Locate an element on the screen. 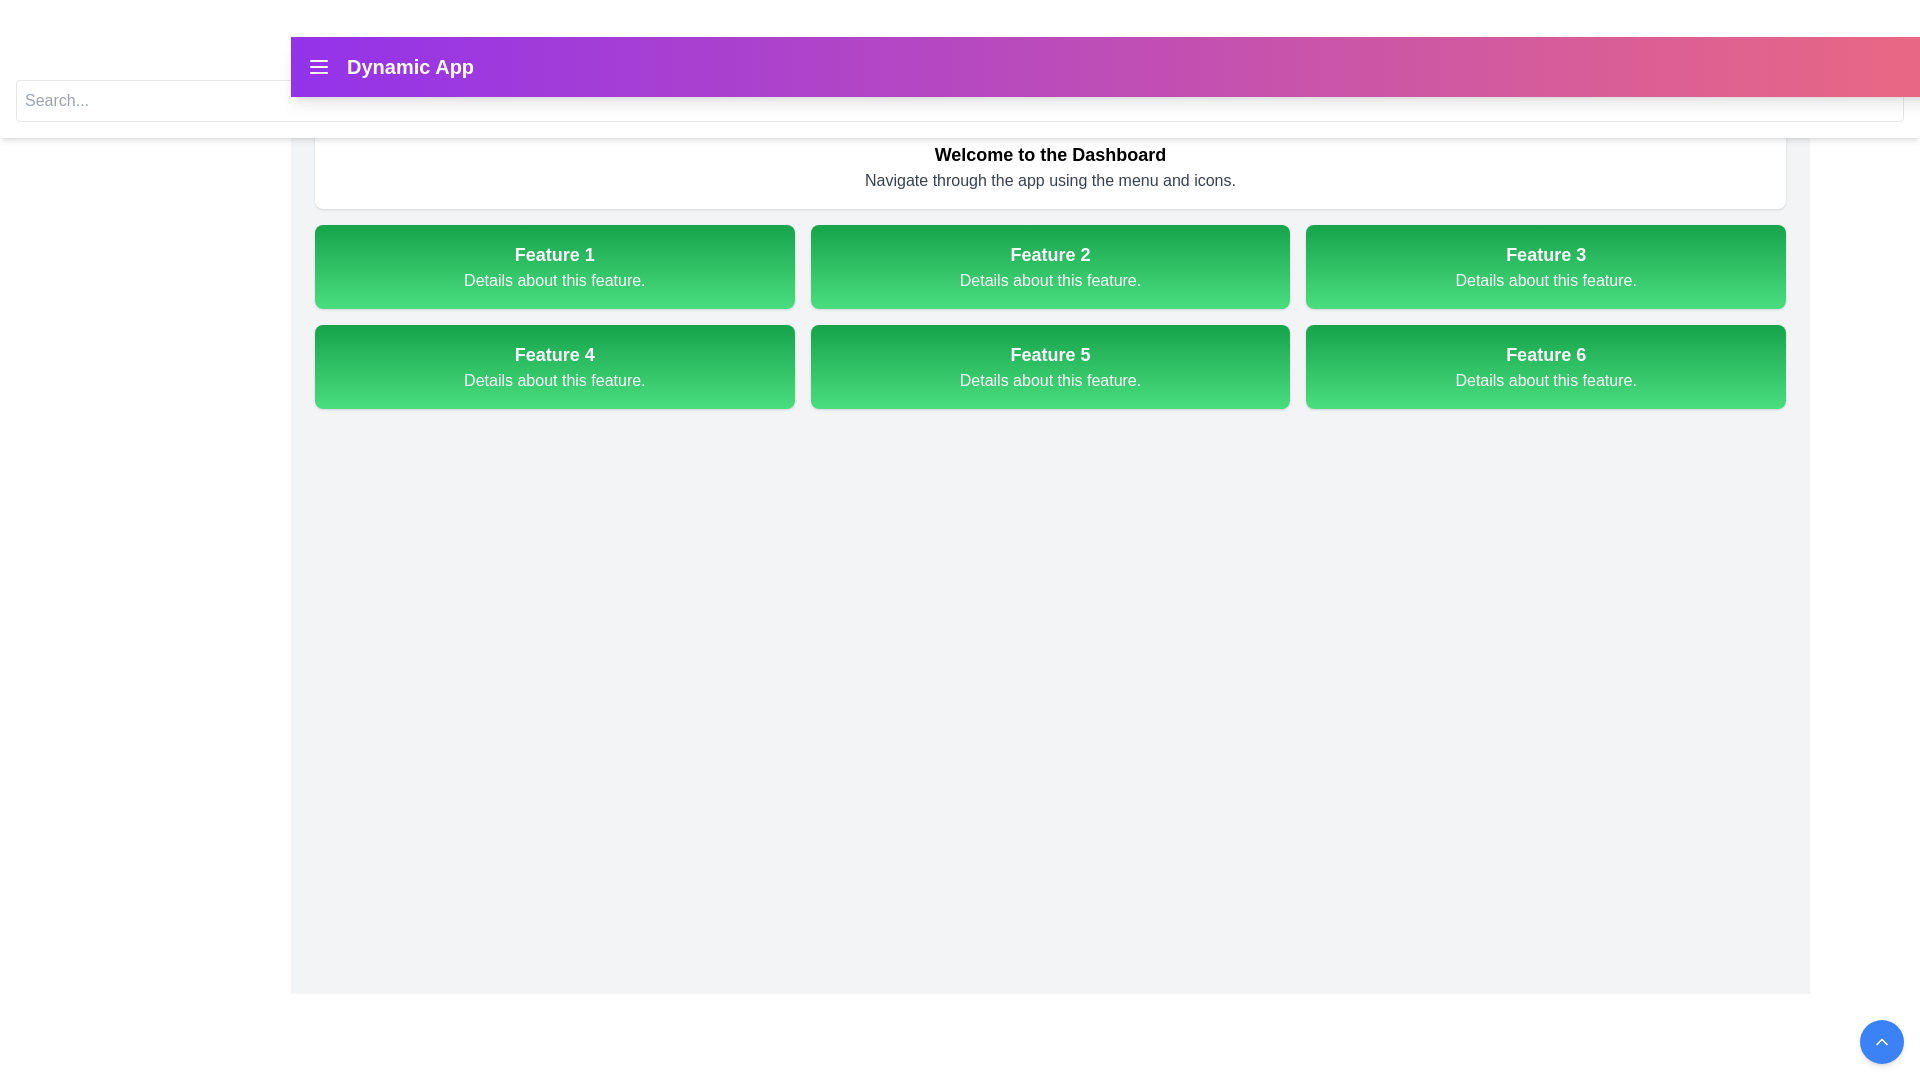  title 'Feature 4' and the description 'Details about this feature.' from the informational card with a green gradient background, located in the second row of the grid is located at coordinates (554, 366).